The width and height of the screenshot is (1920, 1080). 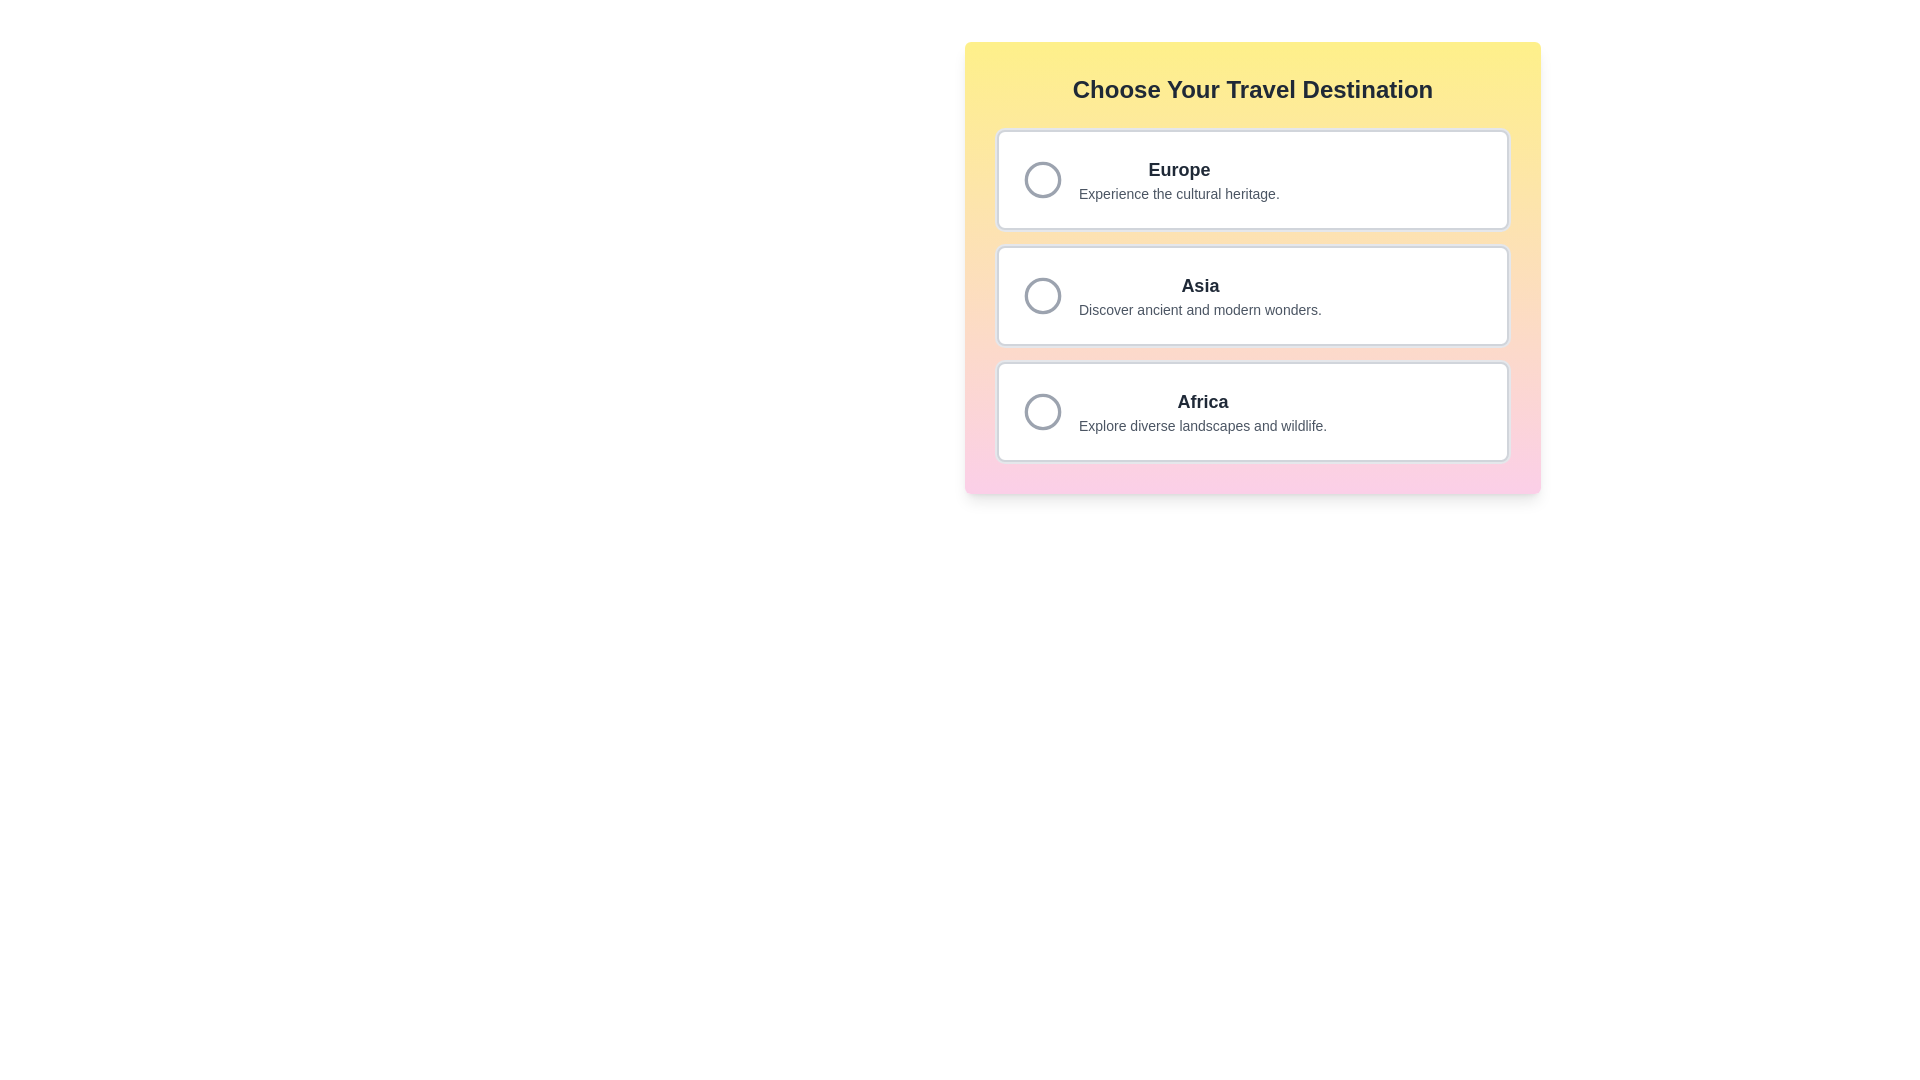 What do you see at coordinates (1179, 193) in the screenshot?
I see `the text snippet reading 'Experience the cultural heritage.' which is styled in a smaller font size and lighter gray color, positioned as a descriptive subtitle under the headline 'Europe' in the travel destination options` at bounding box center [1179, 193].